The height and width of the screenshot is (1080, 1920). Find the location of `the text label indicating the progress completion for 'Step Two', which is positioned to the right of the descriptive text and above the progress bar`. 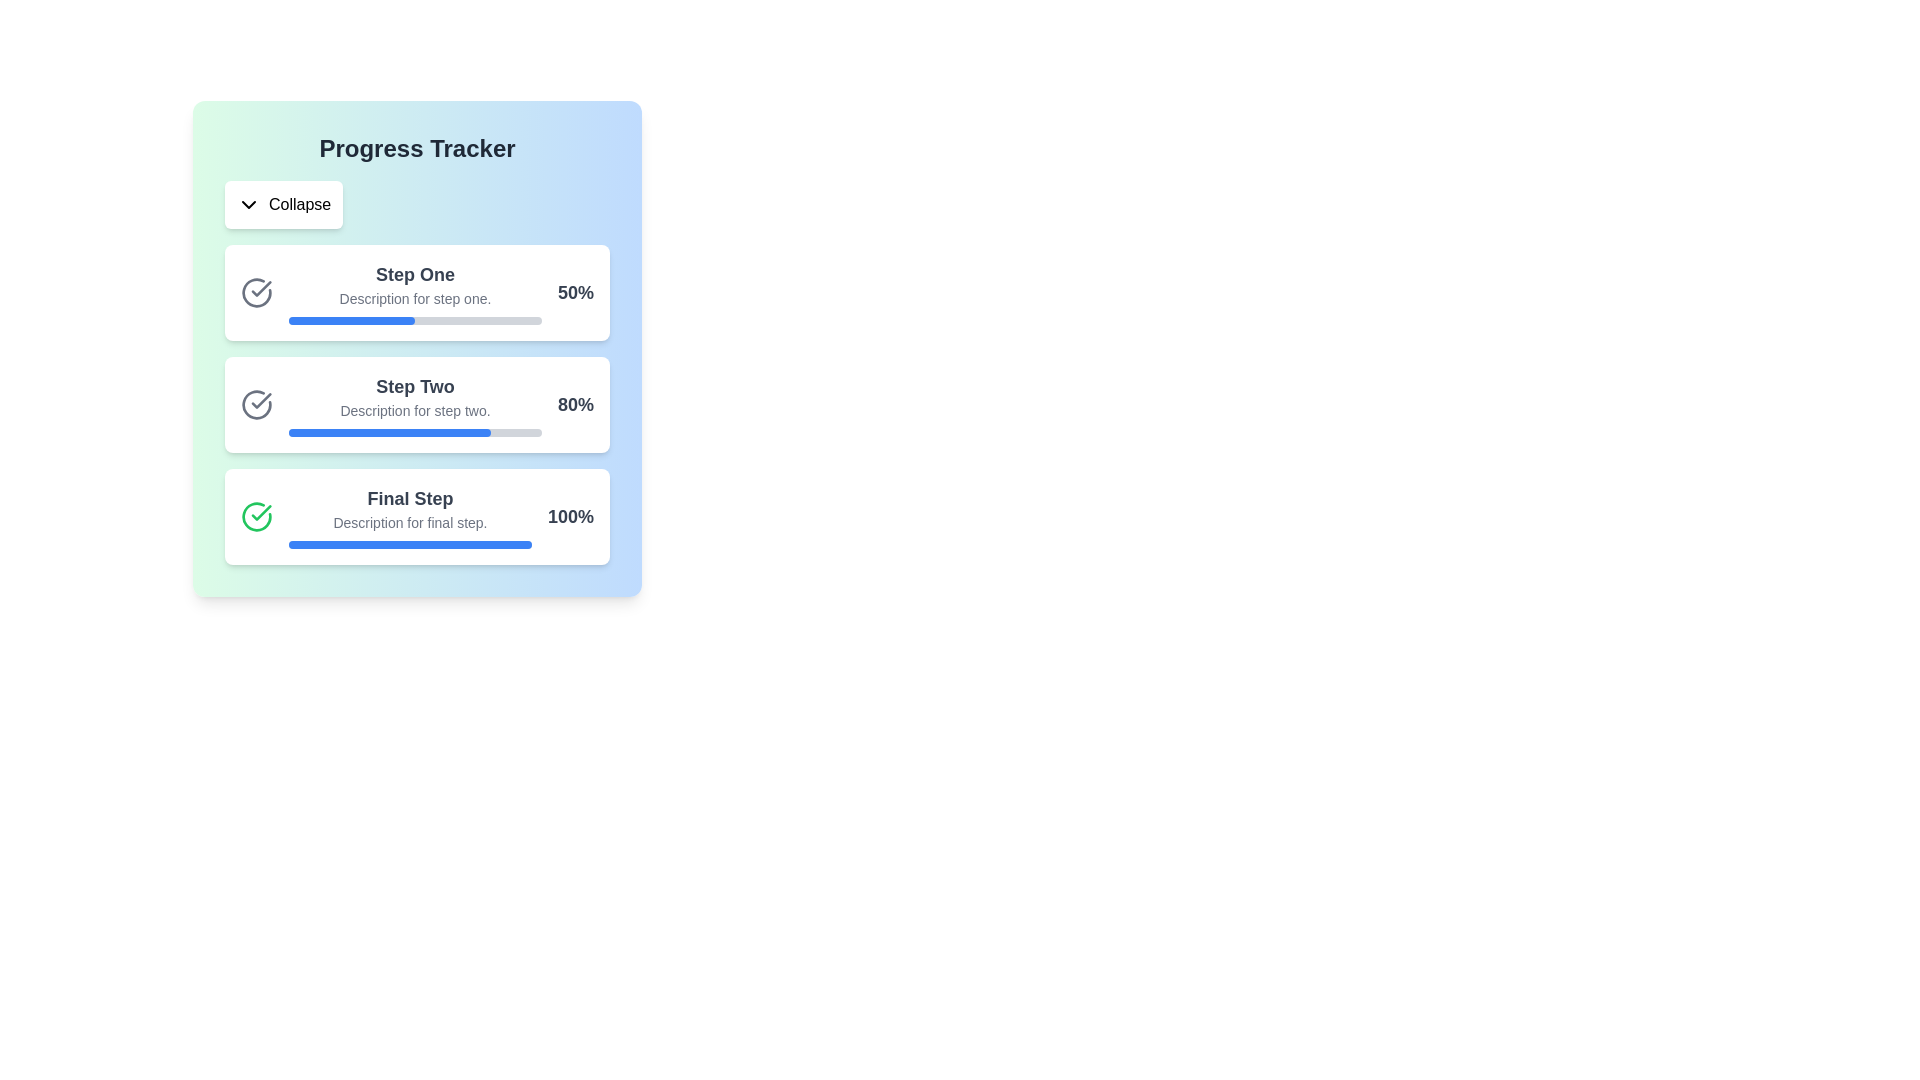

the text label indicating the progress completion for 'Step Two', which is positioned to the right of the descriptive text and above the progress bar is located at coordinates (575, 405).